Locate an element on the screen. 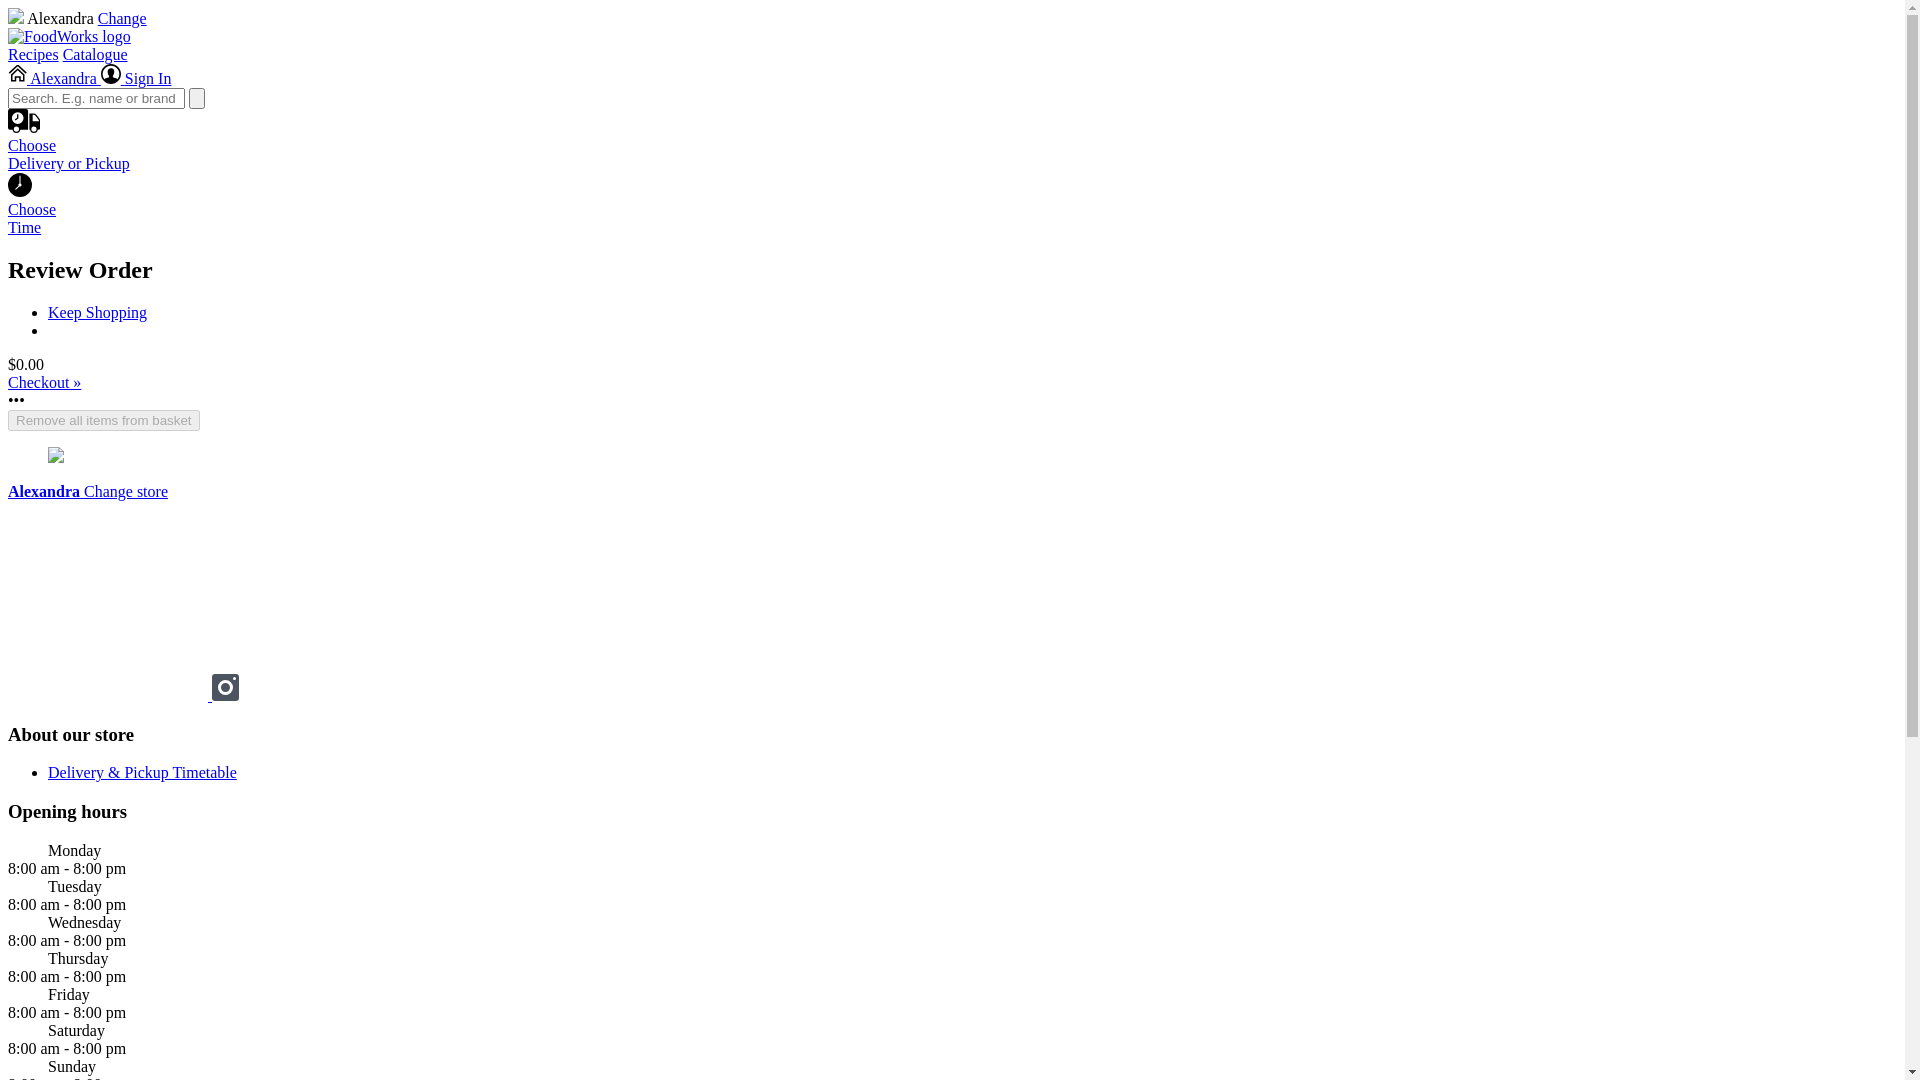  'Keep Shopping' is located at coordinates (96, 312).